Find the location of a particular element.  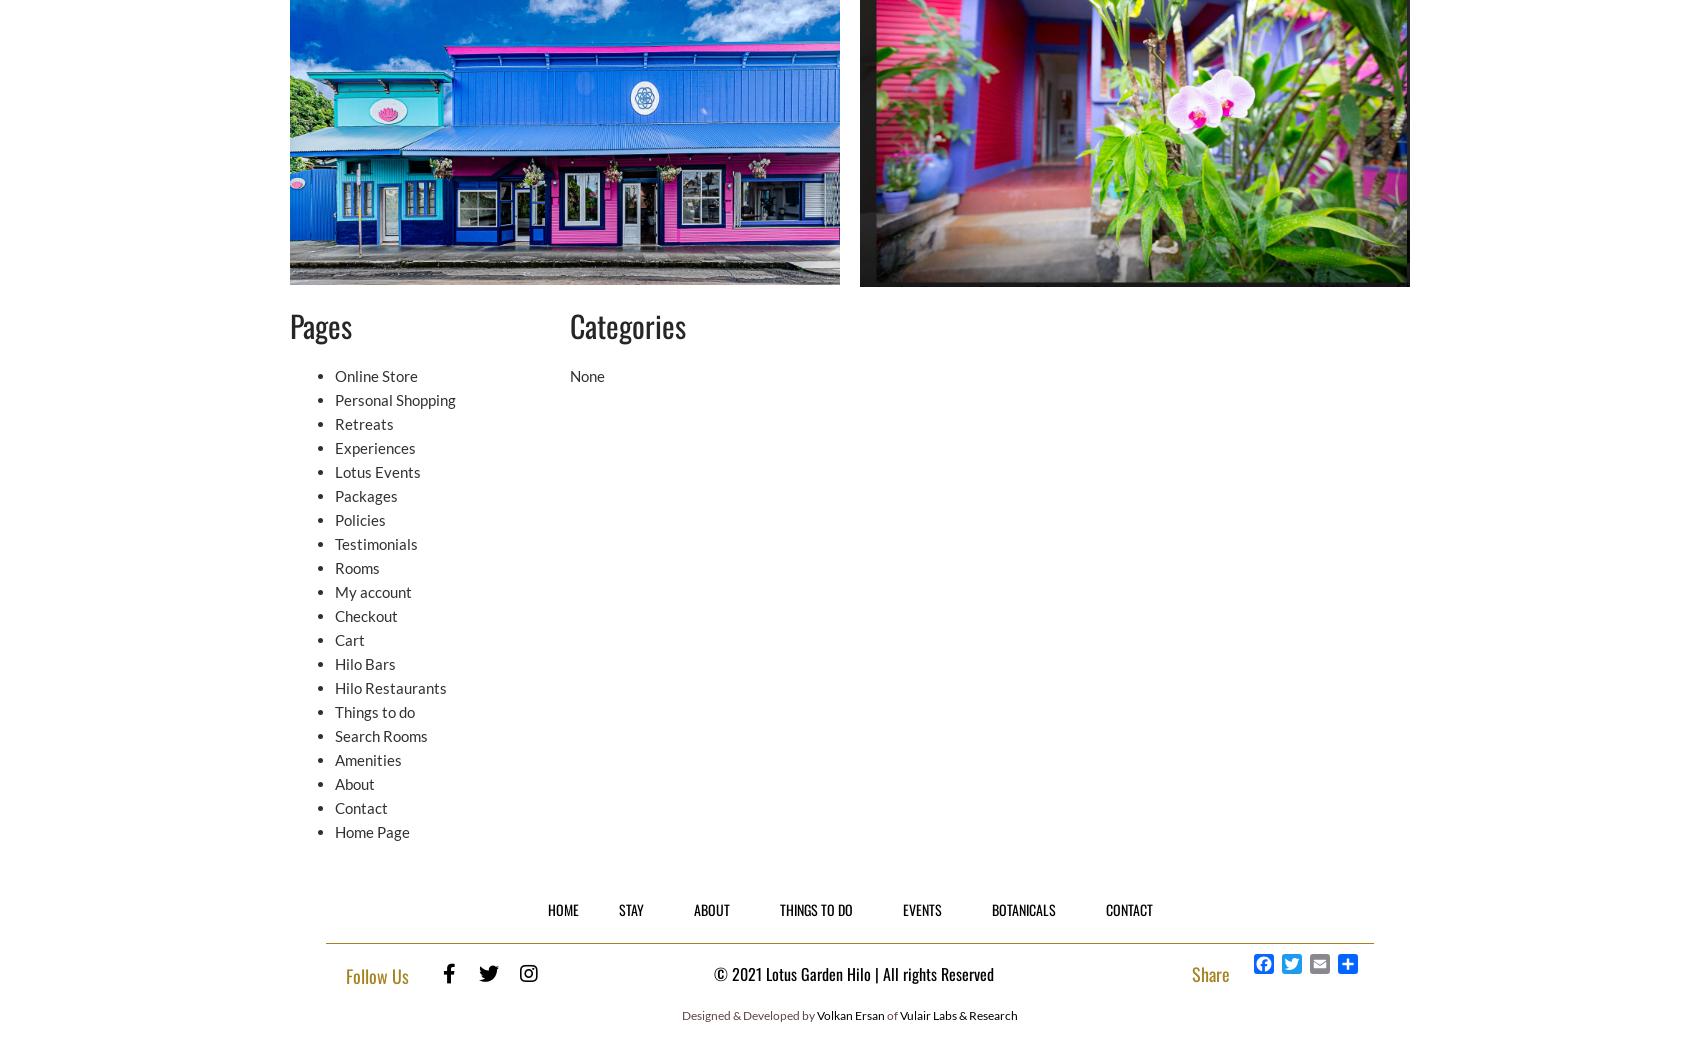

'About' is located at coordinates (353, 784).